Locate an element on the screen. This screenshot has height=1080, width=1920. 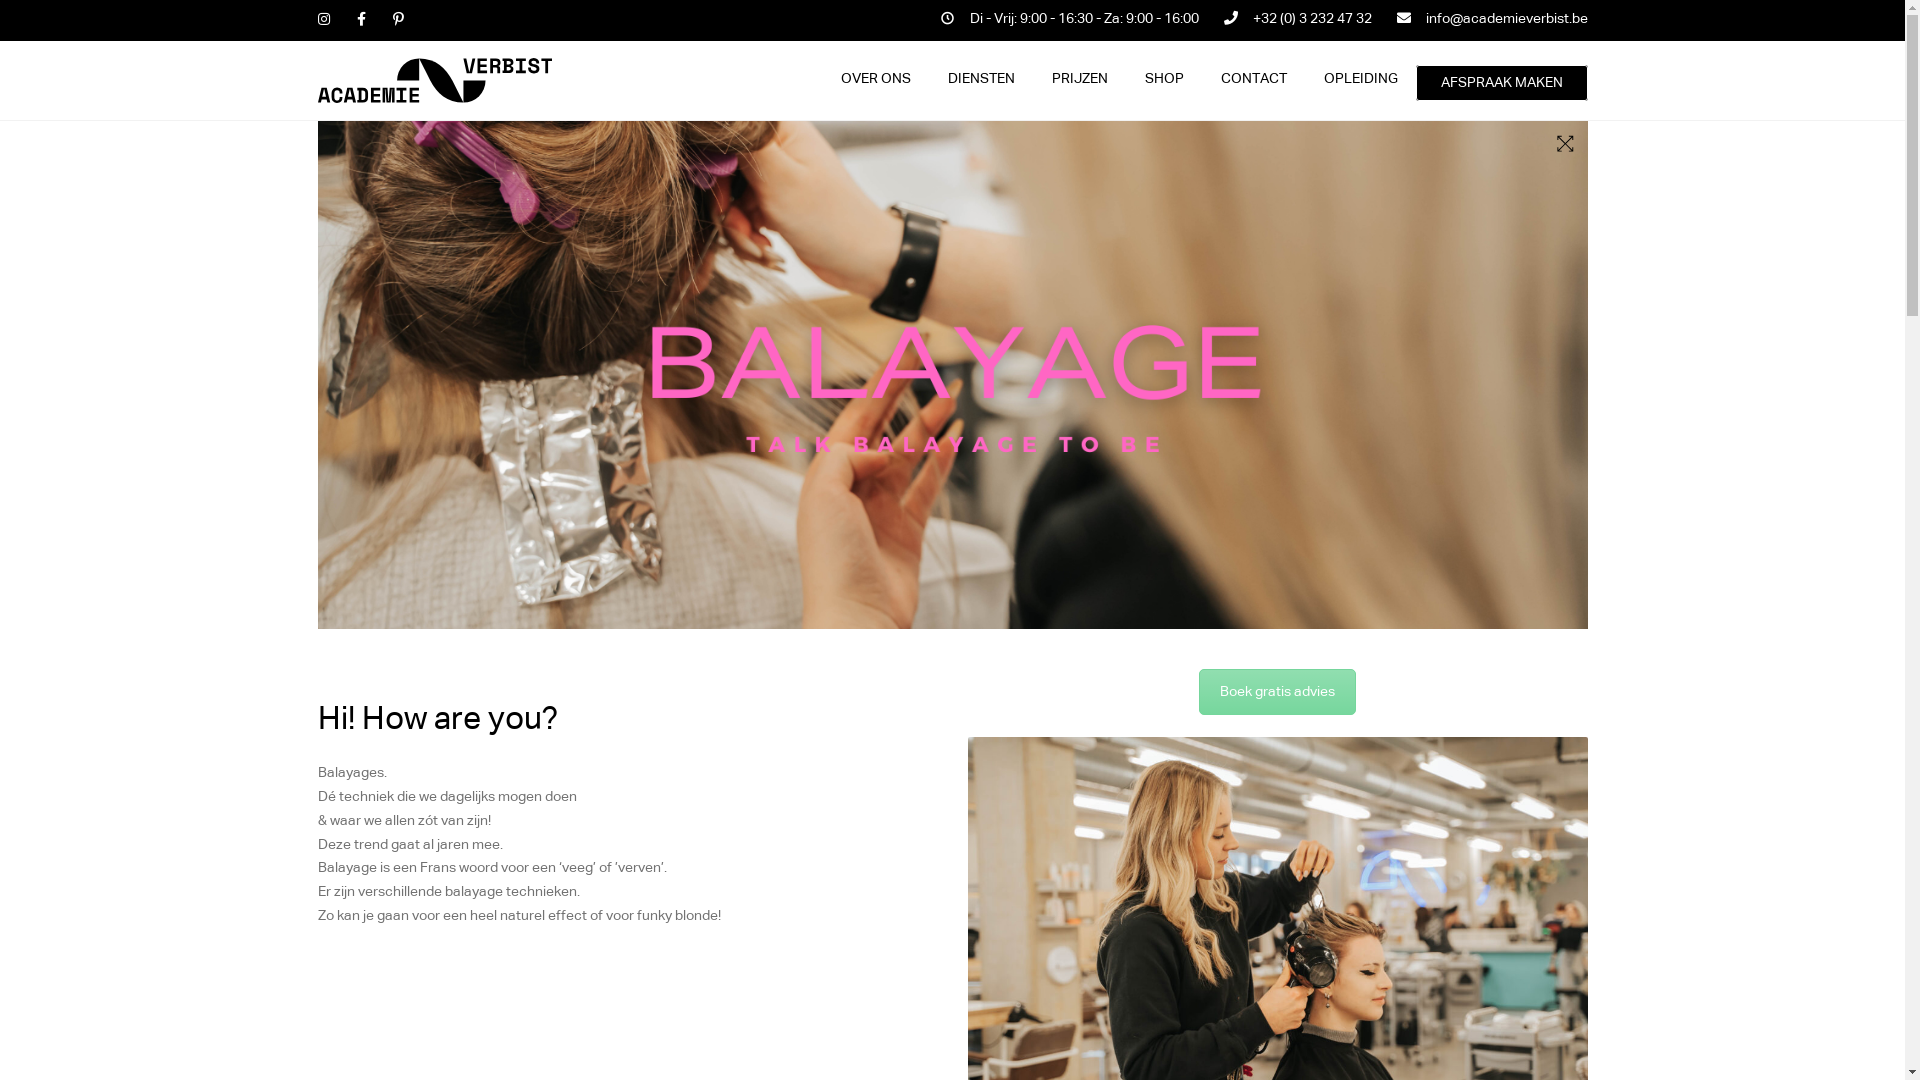
'Boek gratis advies' is located at coordinates (1276, 690).